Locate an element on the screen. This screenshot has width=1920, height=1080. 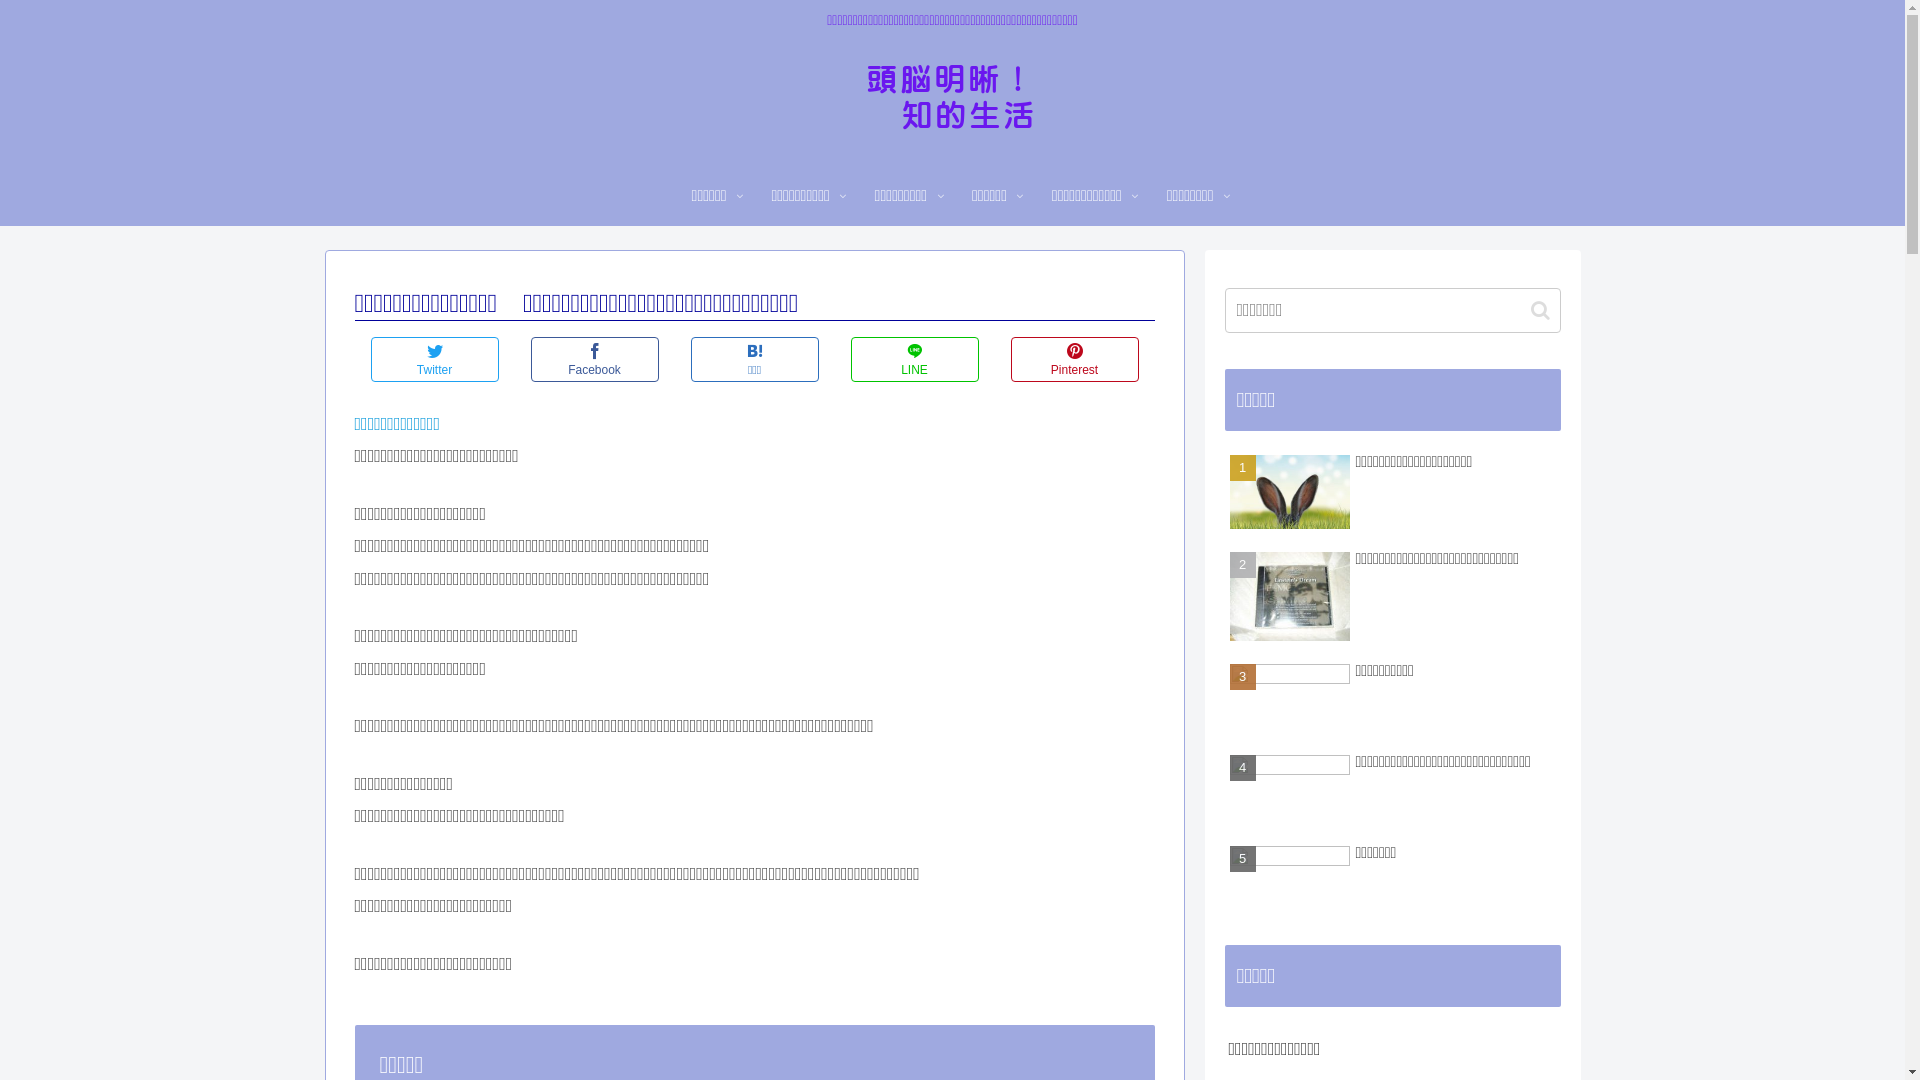
'LINE' is located at coordinates (912, 358).